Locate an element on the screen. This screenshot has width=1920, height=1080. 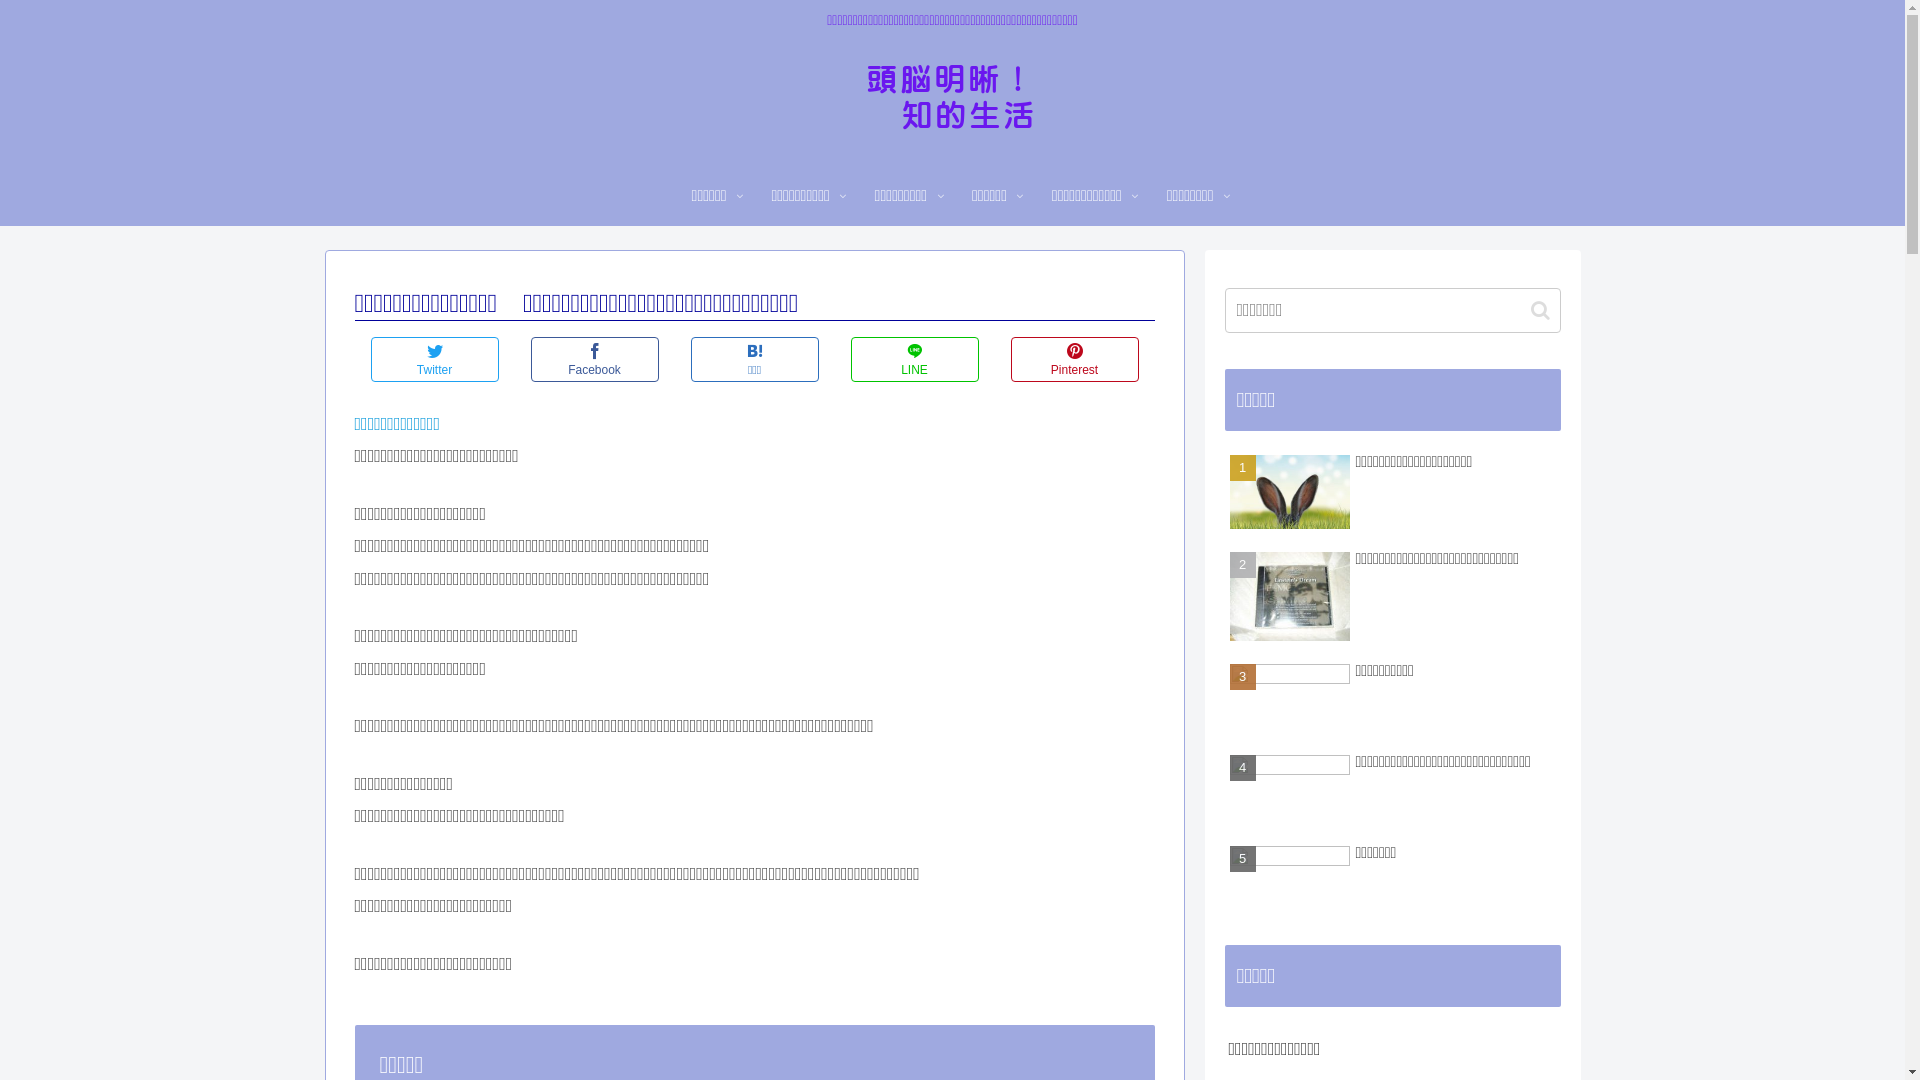
'LINE' is located at coordinates (912, 358).